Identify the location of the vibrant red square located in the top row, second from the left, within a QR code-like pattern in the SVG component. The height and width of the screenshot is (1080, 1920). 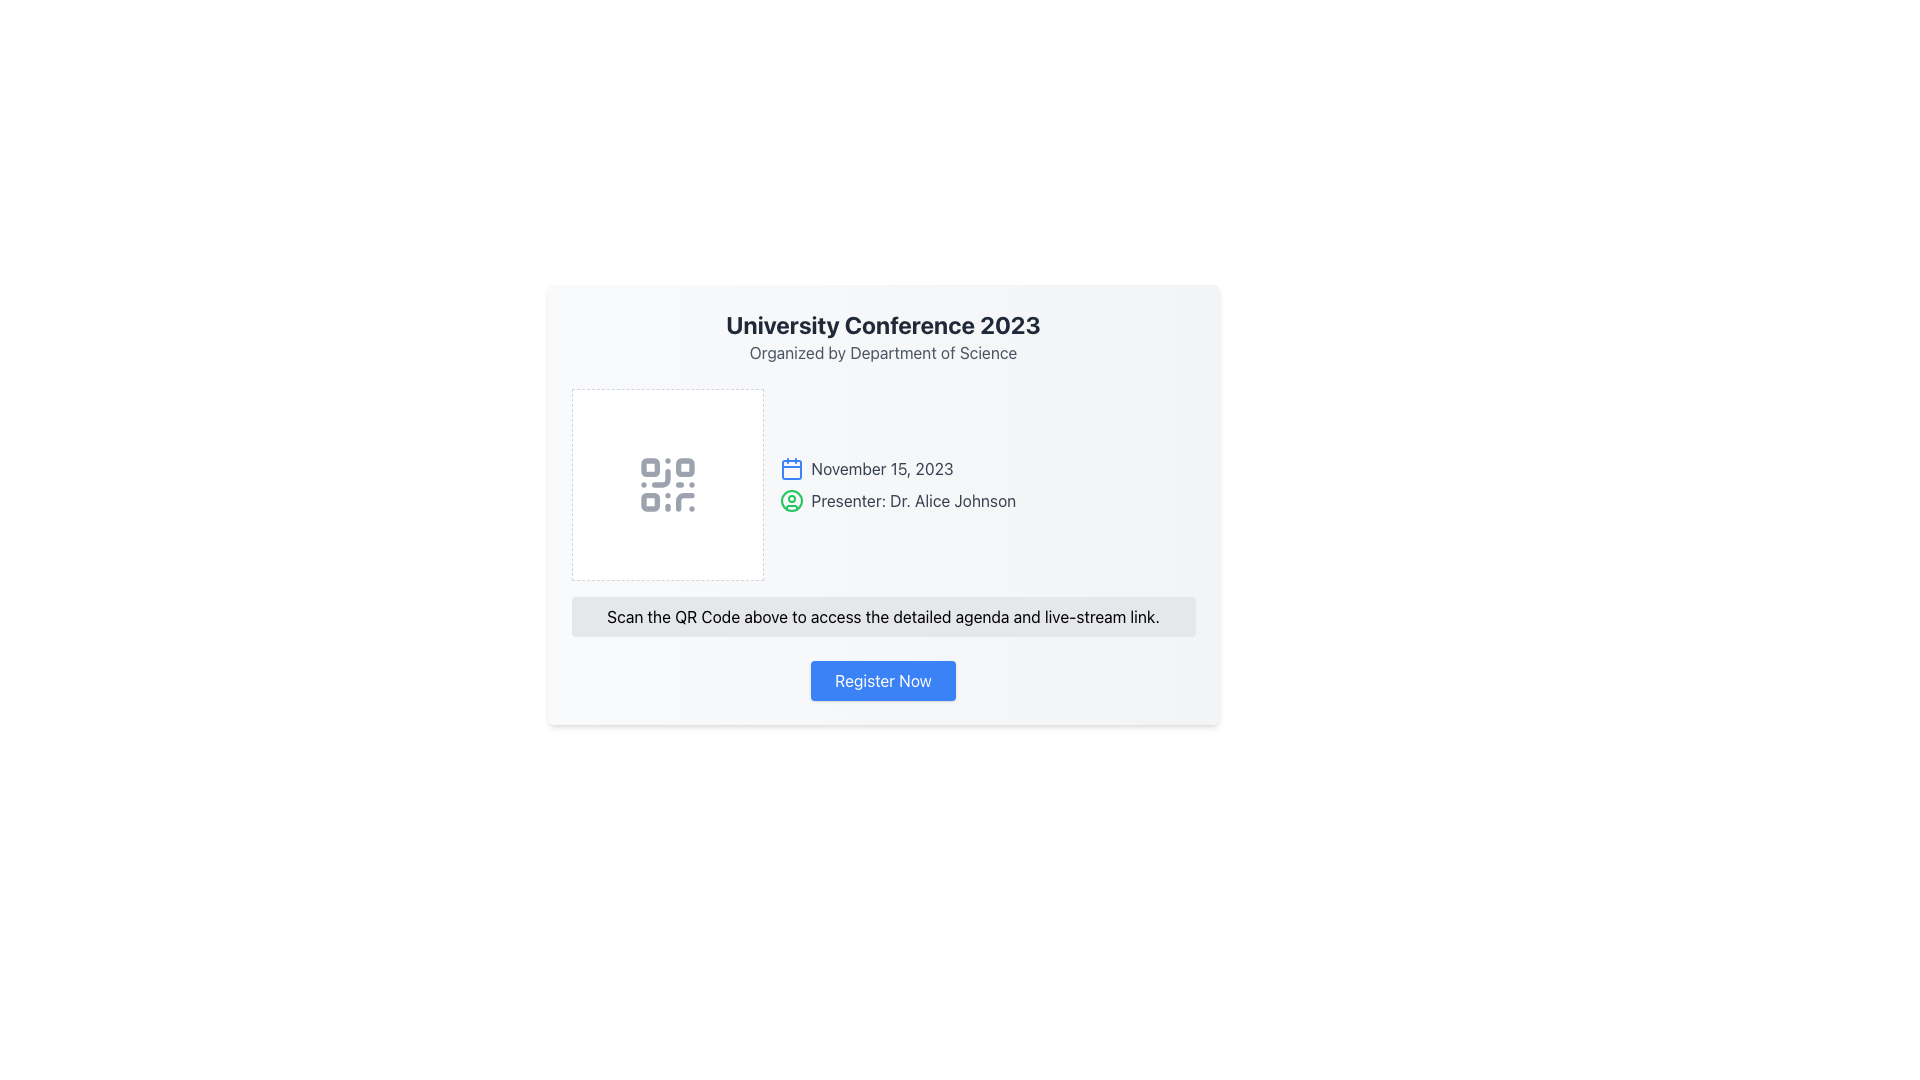
(684, 467).